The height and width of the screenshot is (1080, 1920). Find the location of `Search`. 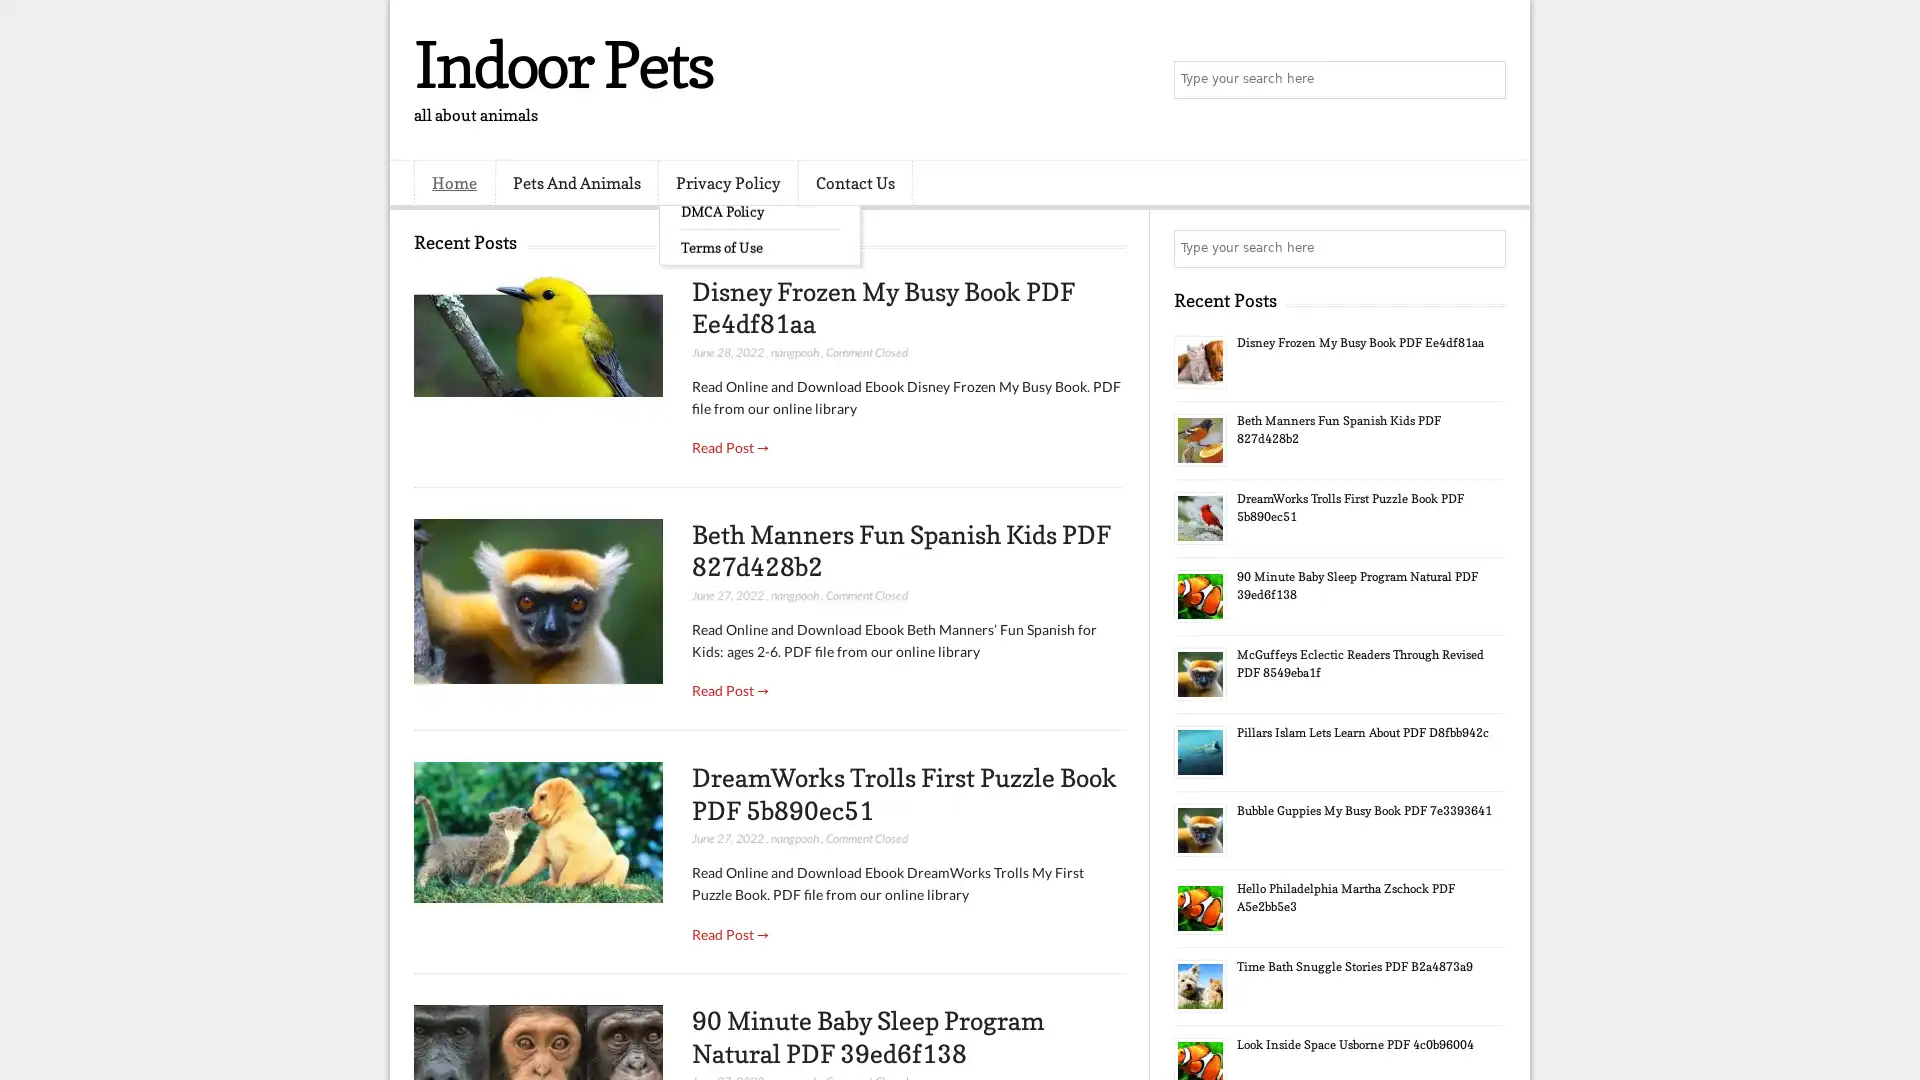

Search is located at coordinates (1485, 80).